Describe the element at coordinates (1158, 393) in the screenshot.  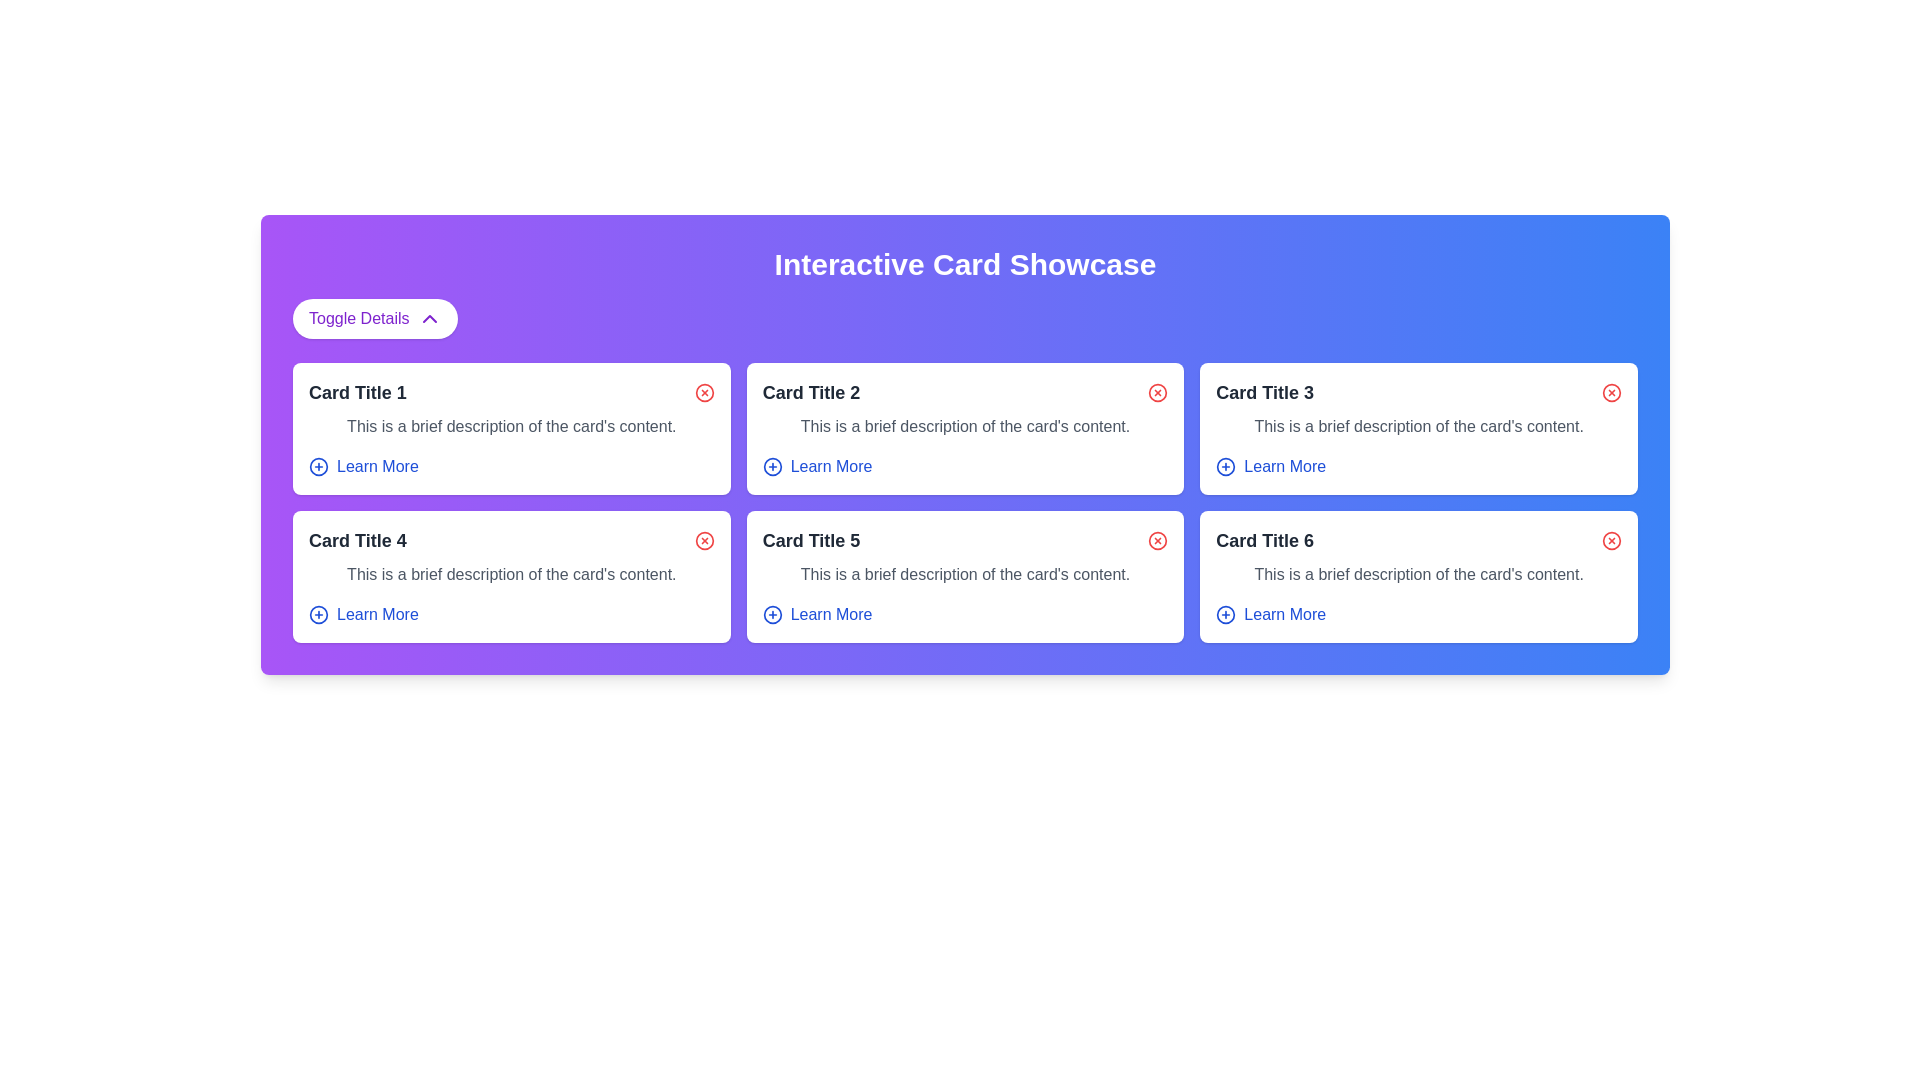
I see `the delete or close button located at the top-right corner of the card titled 'Card Title 2'` at that location.